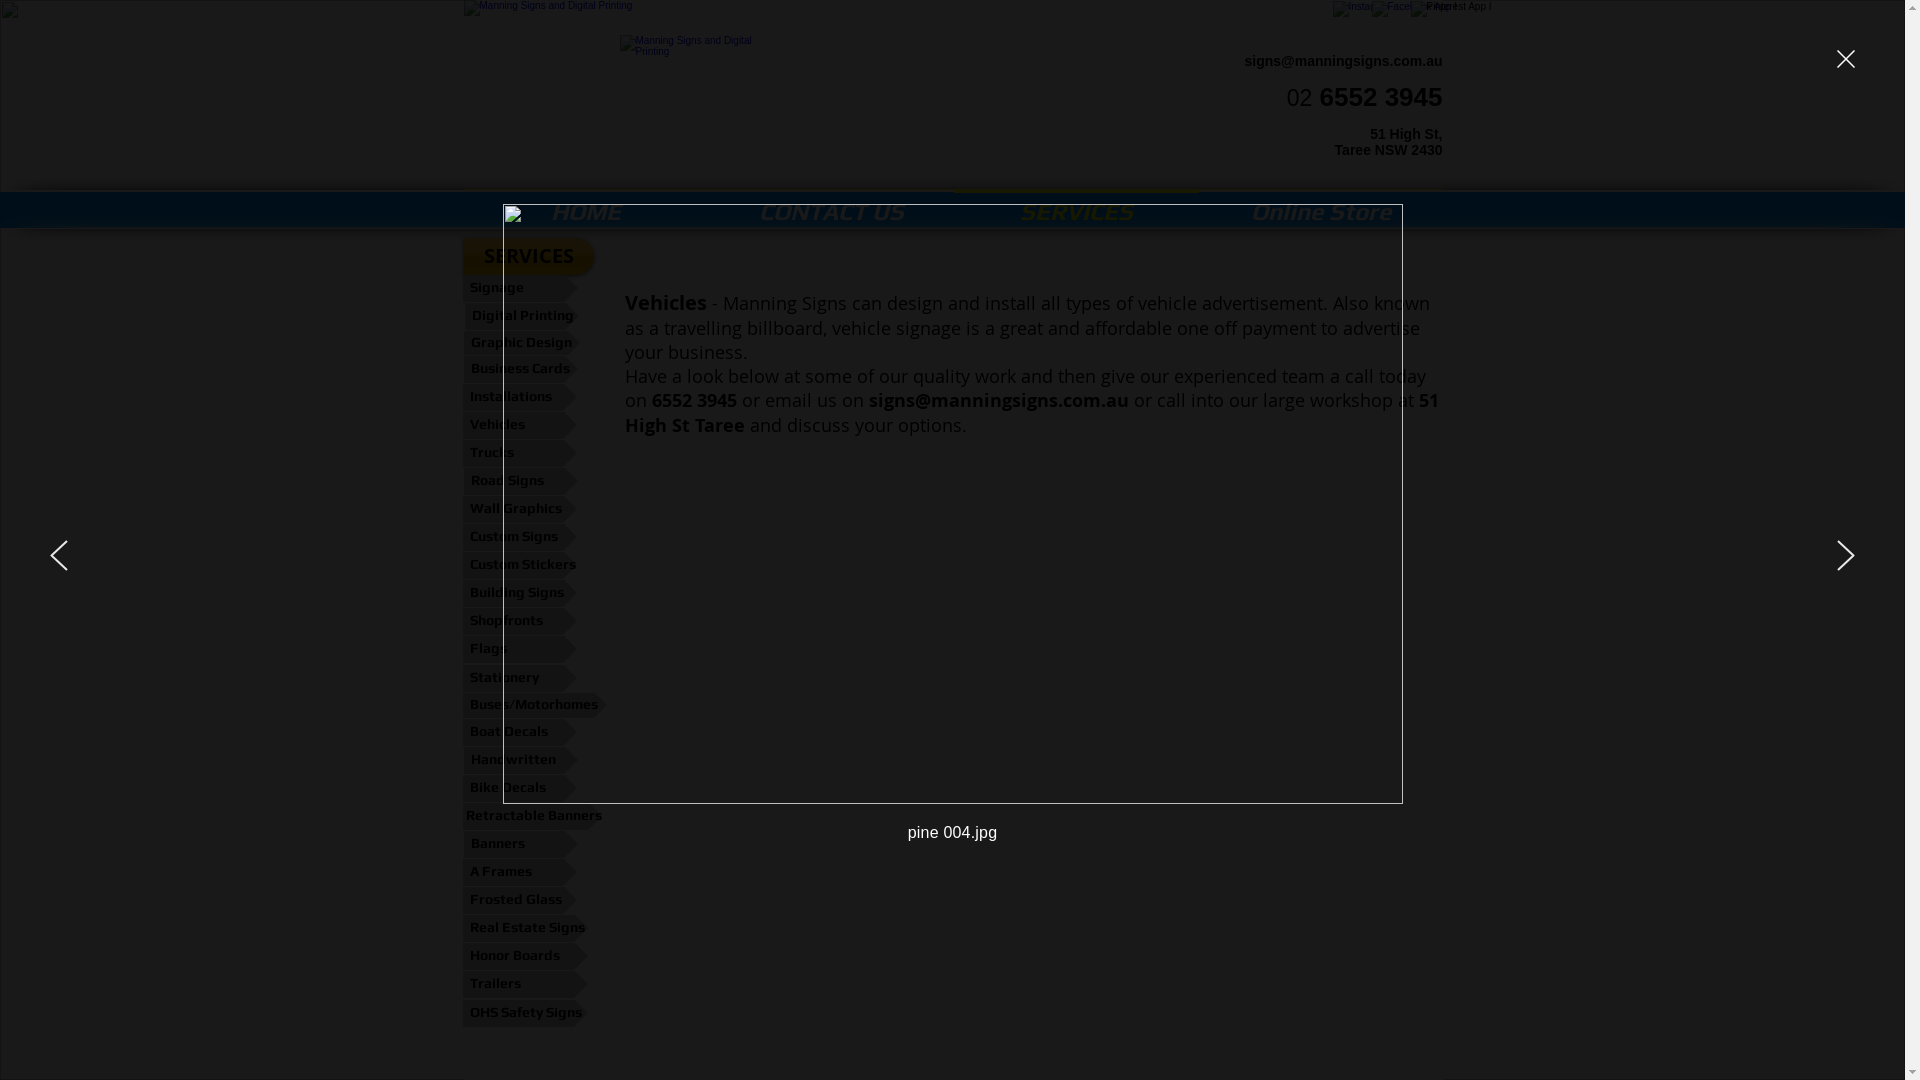  I want to click on 'Wall Graphics', so click(518, 508).